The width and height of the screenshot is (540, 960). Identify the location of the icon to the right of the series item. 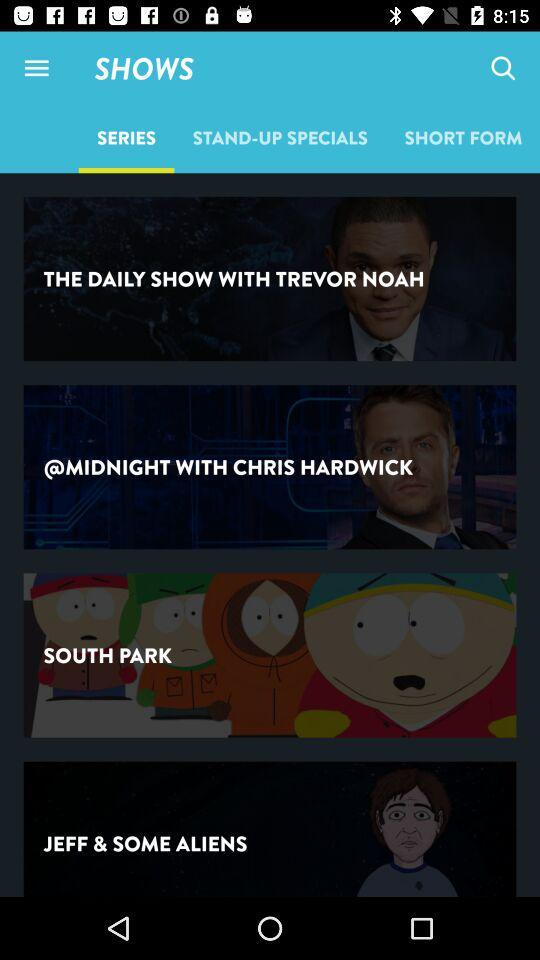
(279, 136).